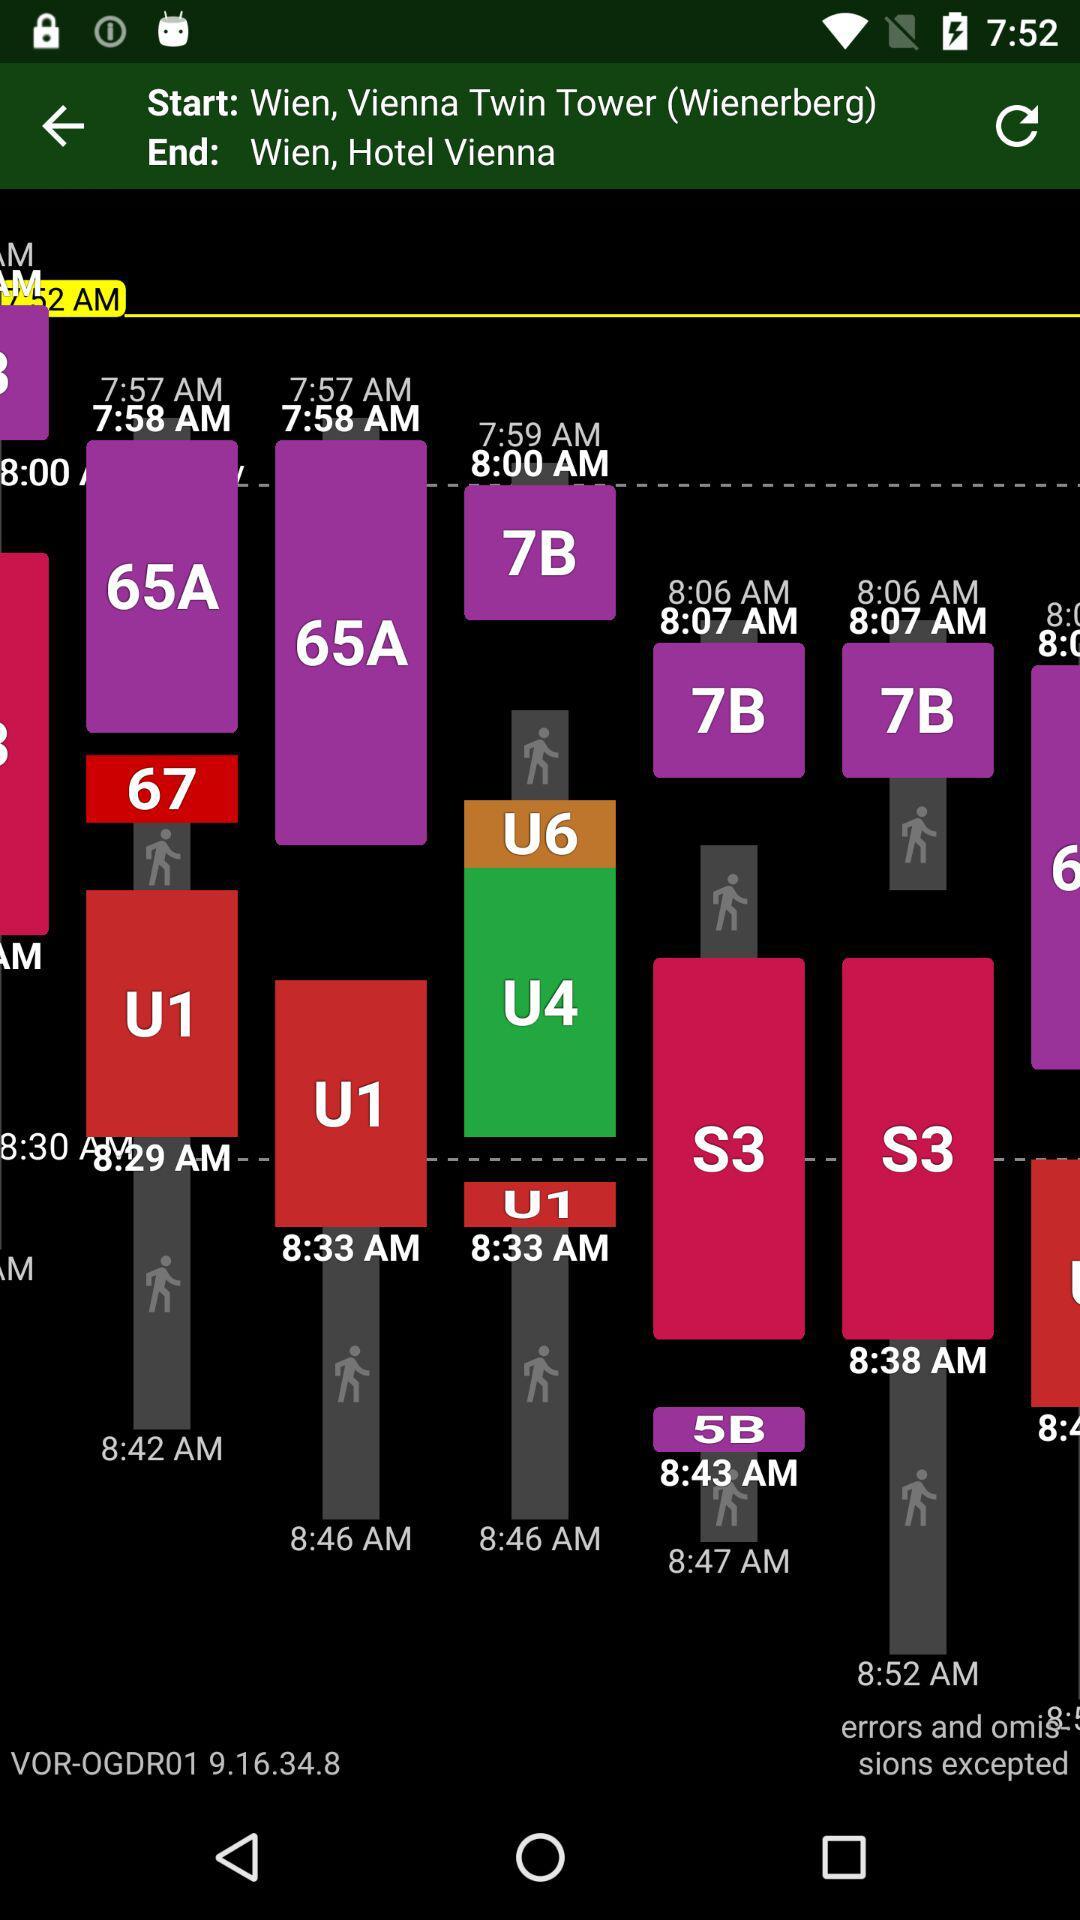 The height and width of the screenshot is (1920, 1080). What do you see at coordinates (1017, 124) in the screenshot?
I see `the app to the right of wien vienna twin app` at bounding box center [1017, 124].